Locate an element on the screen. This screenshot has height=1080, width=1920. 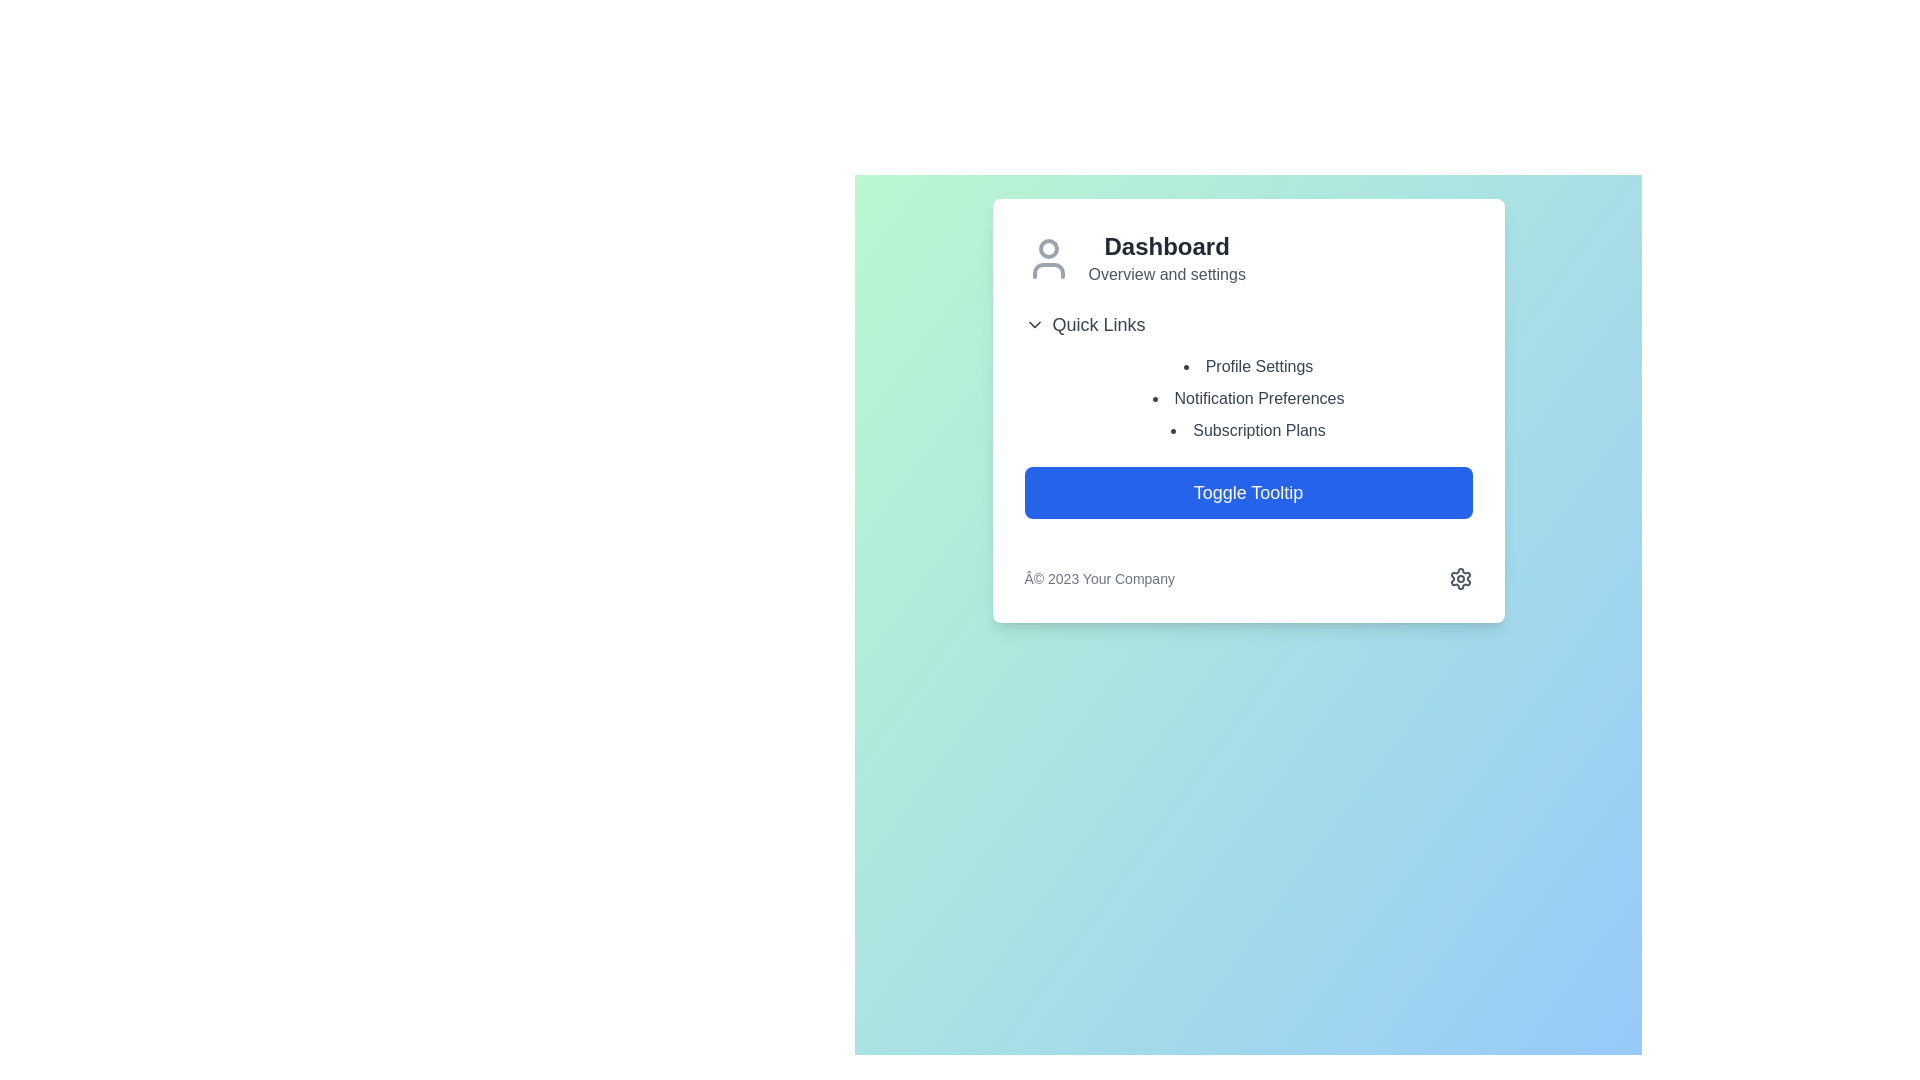
the text label reading '© 2023 Your Company' located in the footer section of the interface is located at coordinates (1098, 578).